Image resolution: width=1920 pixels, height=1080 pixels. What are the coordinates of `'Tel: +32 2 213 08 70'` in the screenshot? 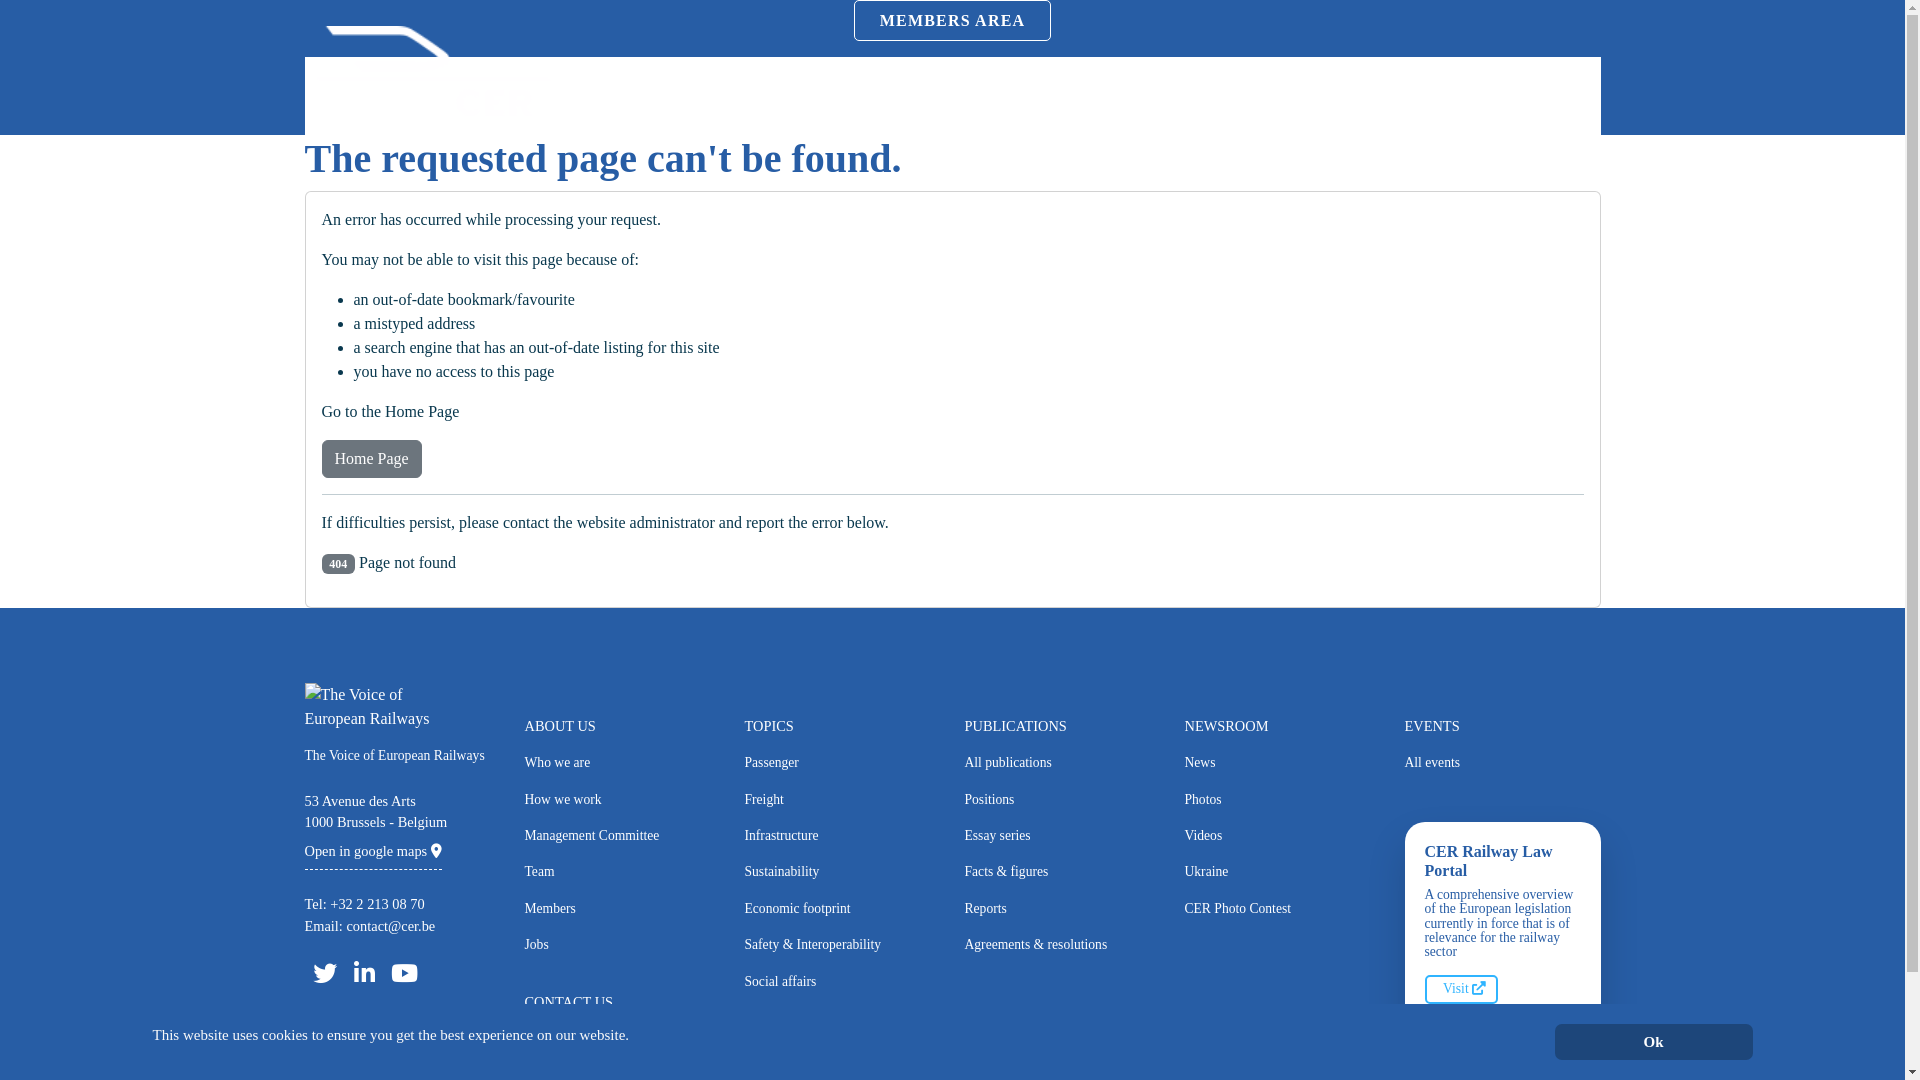 It's located at (364, 903).